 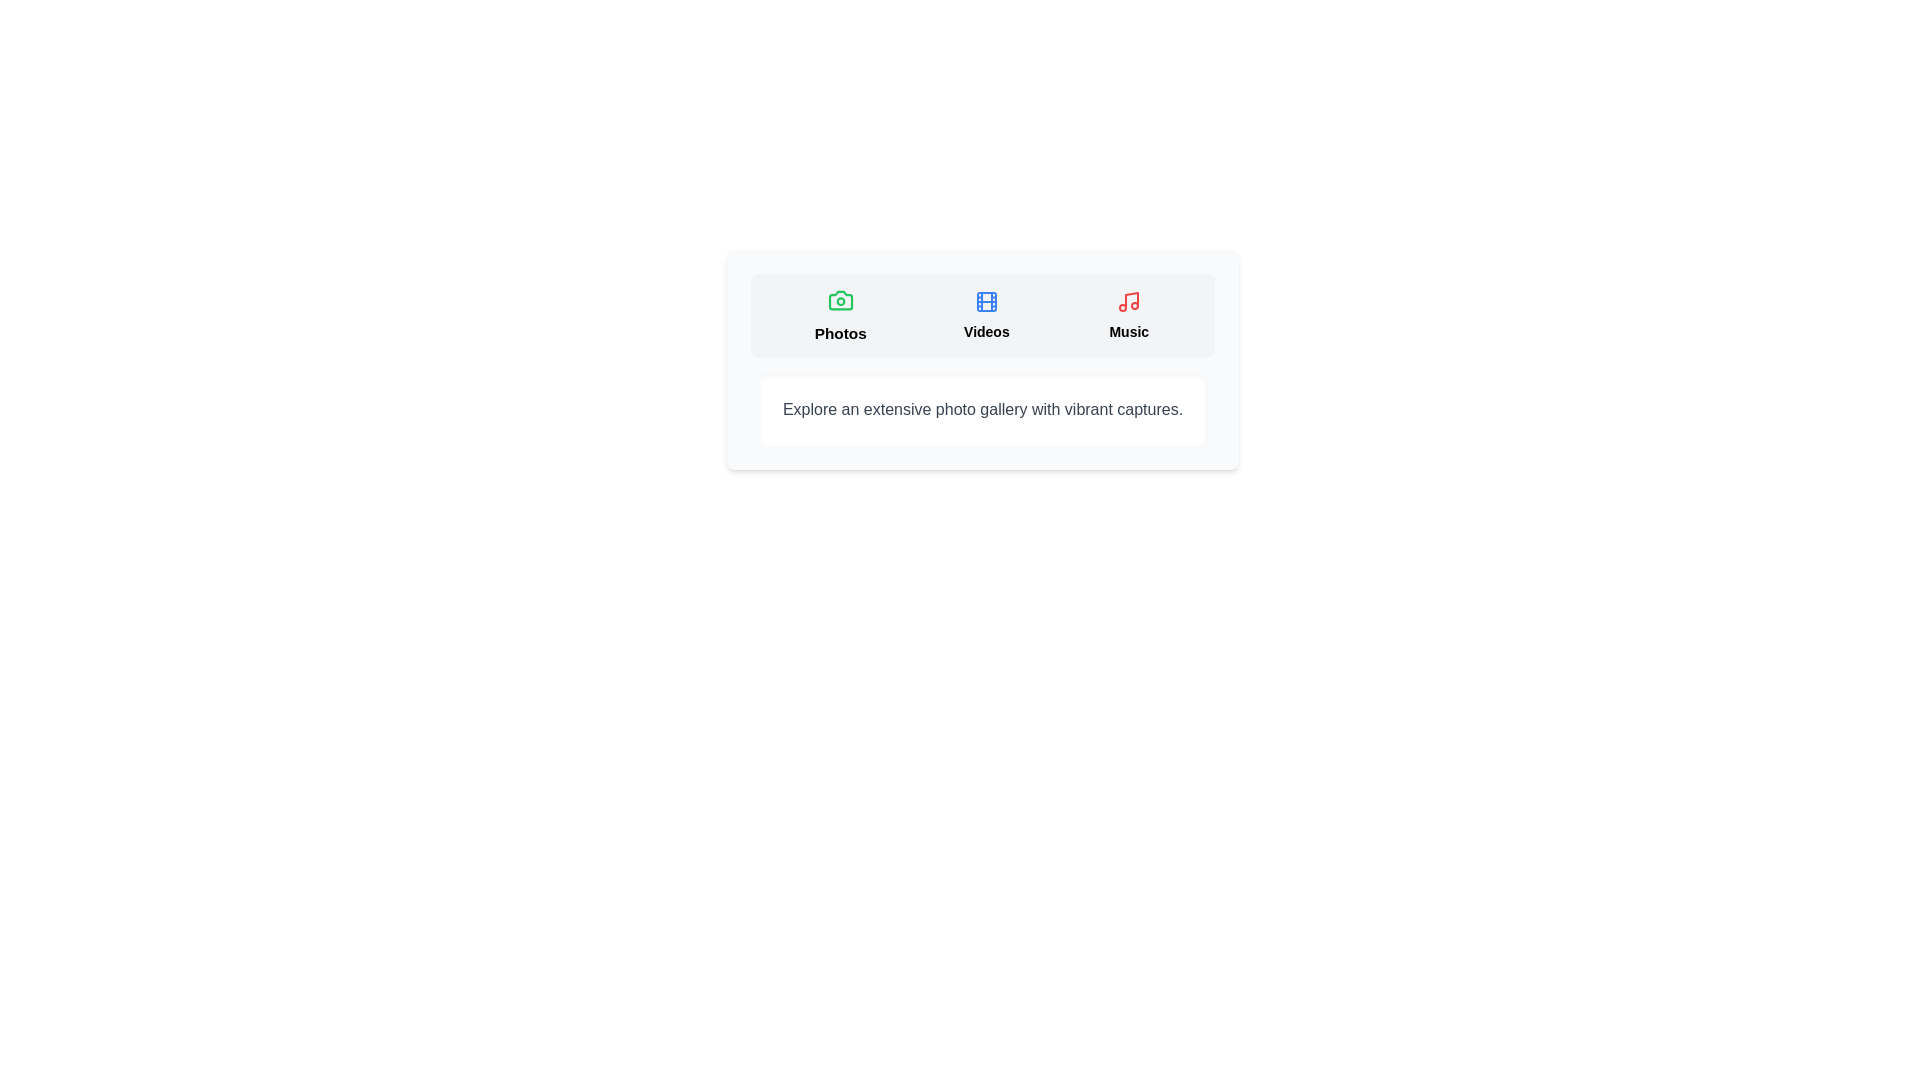 I want to click on the Music tab by clicking on it, so click(x=1129, y=315).